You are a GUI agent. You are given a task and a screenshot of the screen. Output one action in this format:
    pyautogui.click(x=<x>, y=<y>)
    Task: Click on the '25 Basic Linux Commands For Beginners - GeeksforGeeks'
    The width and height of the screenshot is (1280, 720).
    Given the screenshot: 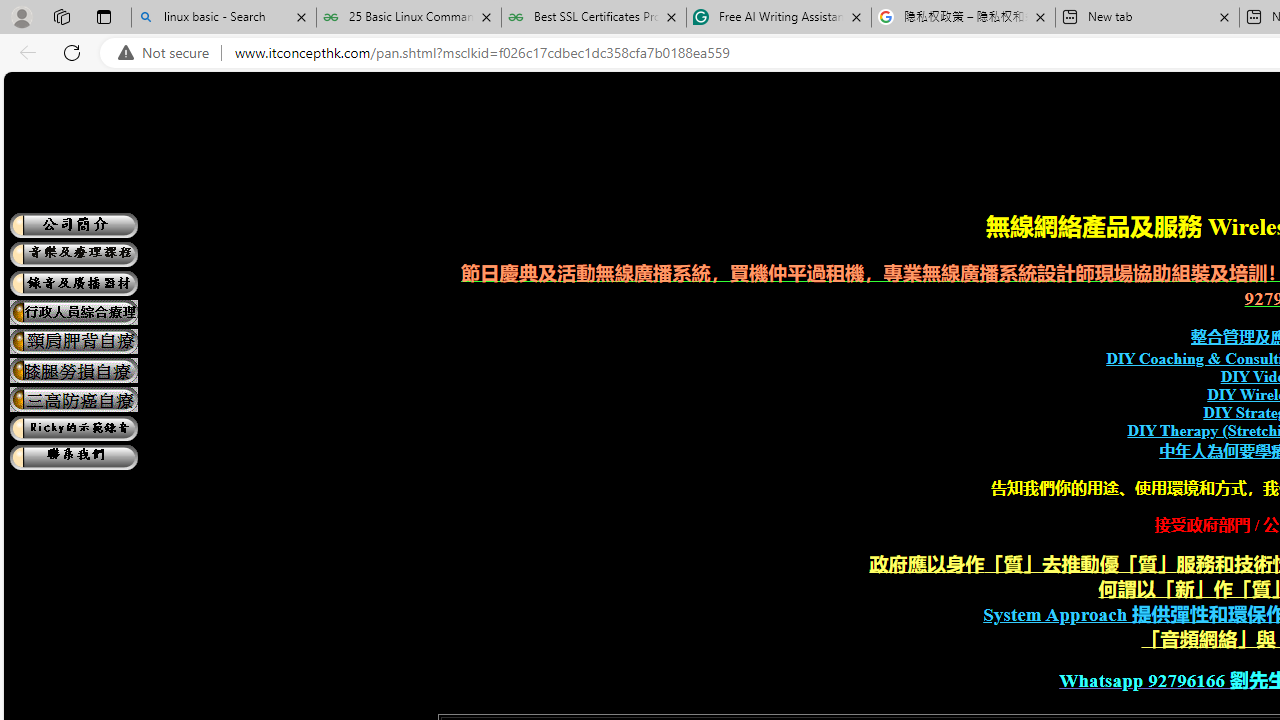 What is the action you would take?
    pyautogui.click(x=407, y=17)
    